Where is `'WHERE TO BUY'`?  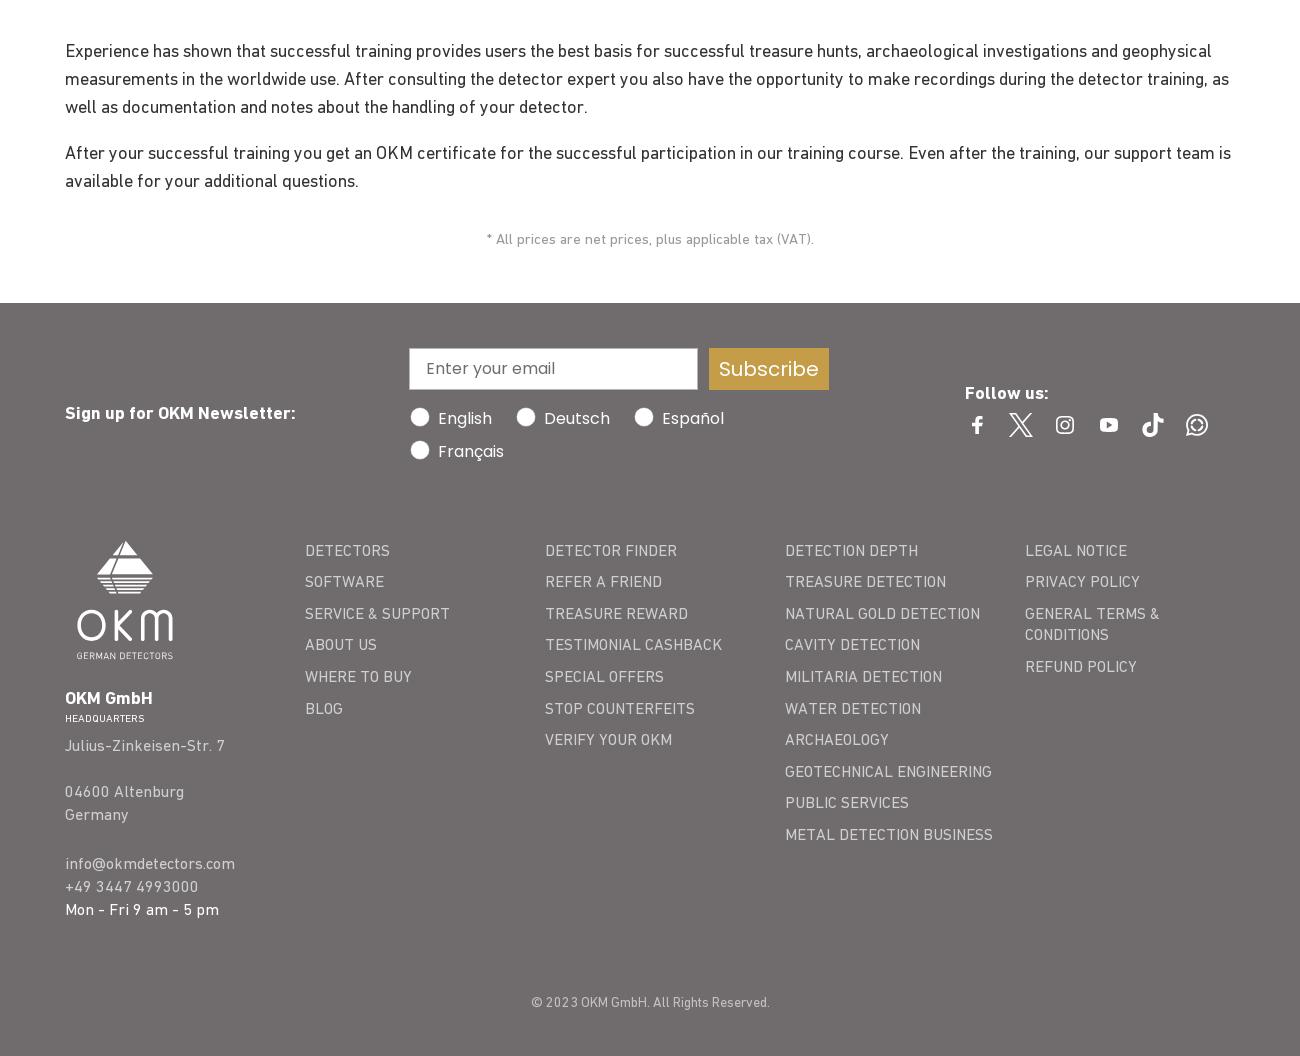
'WHERE TO BUY' is located at coordinates (357, 674).